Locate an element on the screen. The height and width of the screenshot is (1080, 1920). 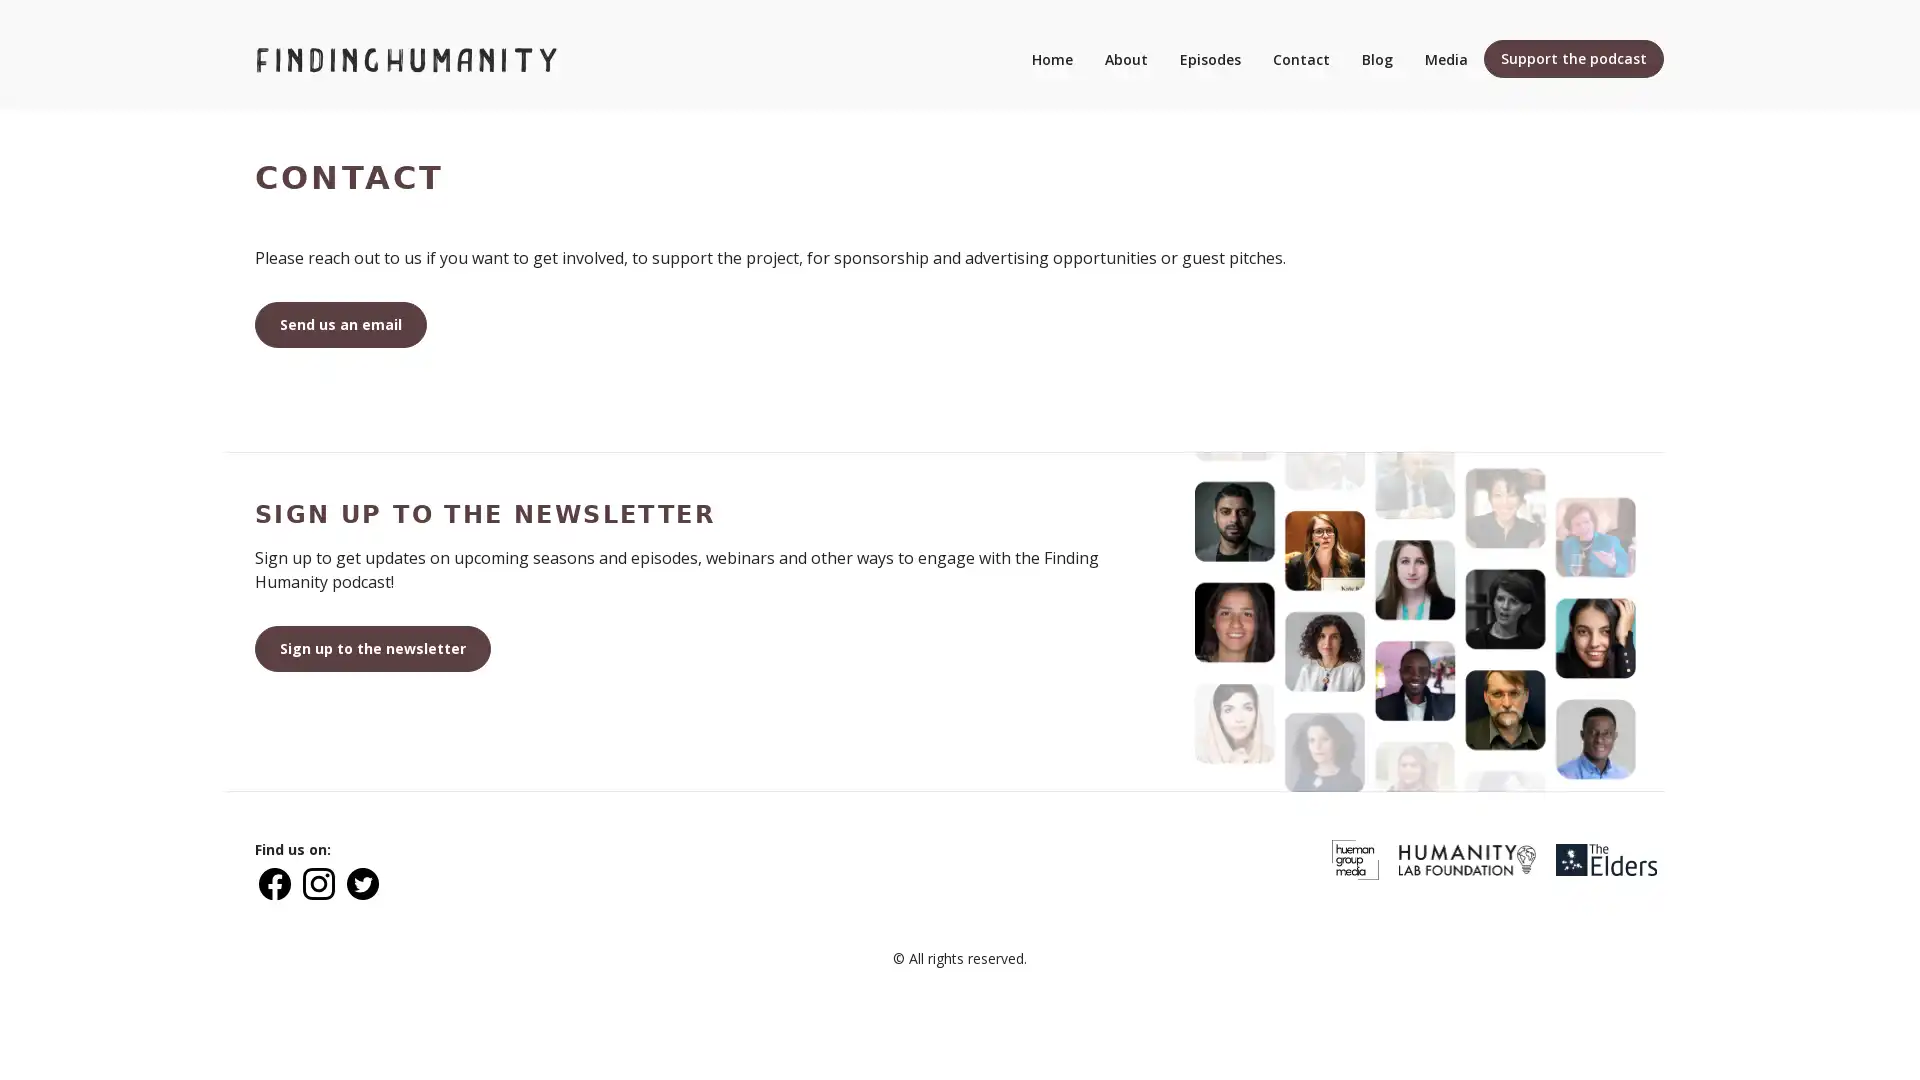
Sign up to the newsletter is located at coordinates (373, 648).